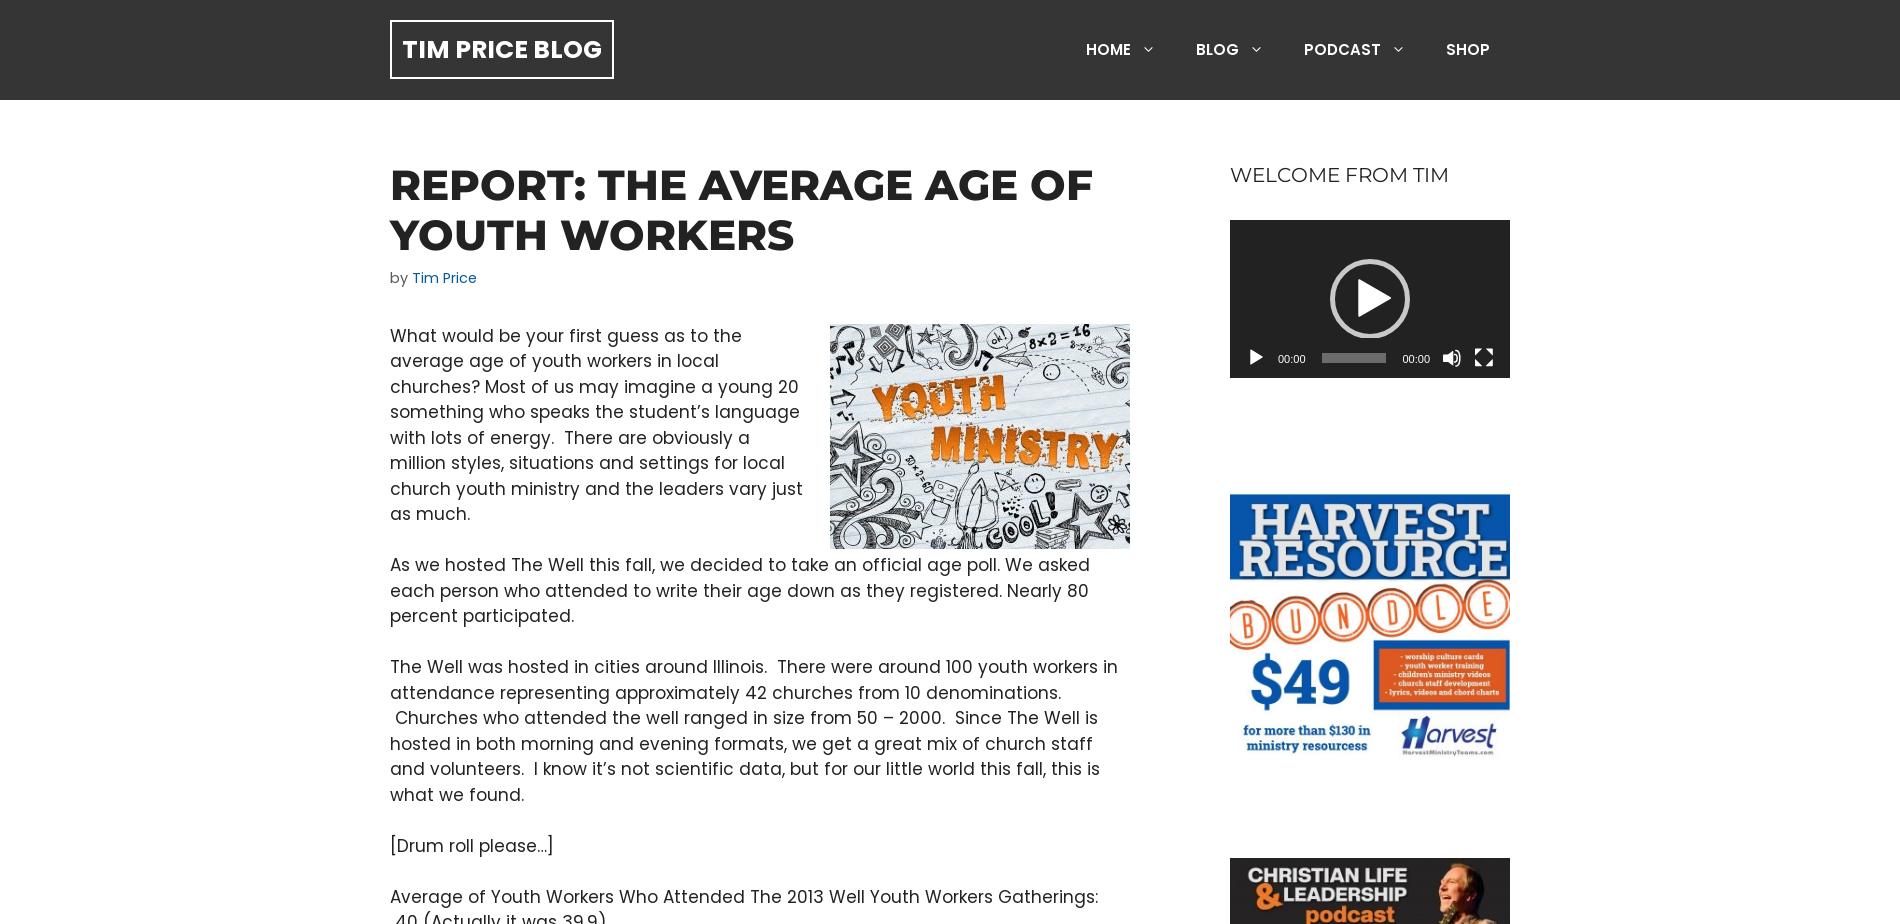 The width and height of the screenshot is (1900, 924). I want to click on 'Blog', so click(1216, 49).